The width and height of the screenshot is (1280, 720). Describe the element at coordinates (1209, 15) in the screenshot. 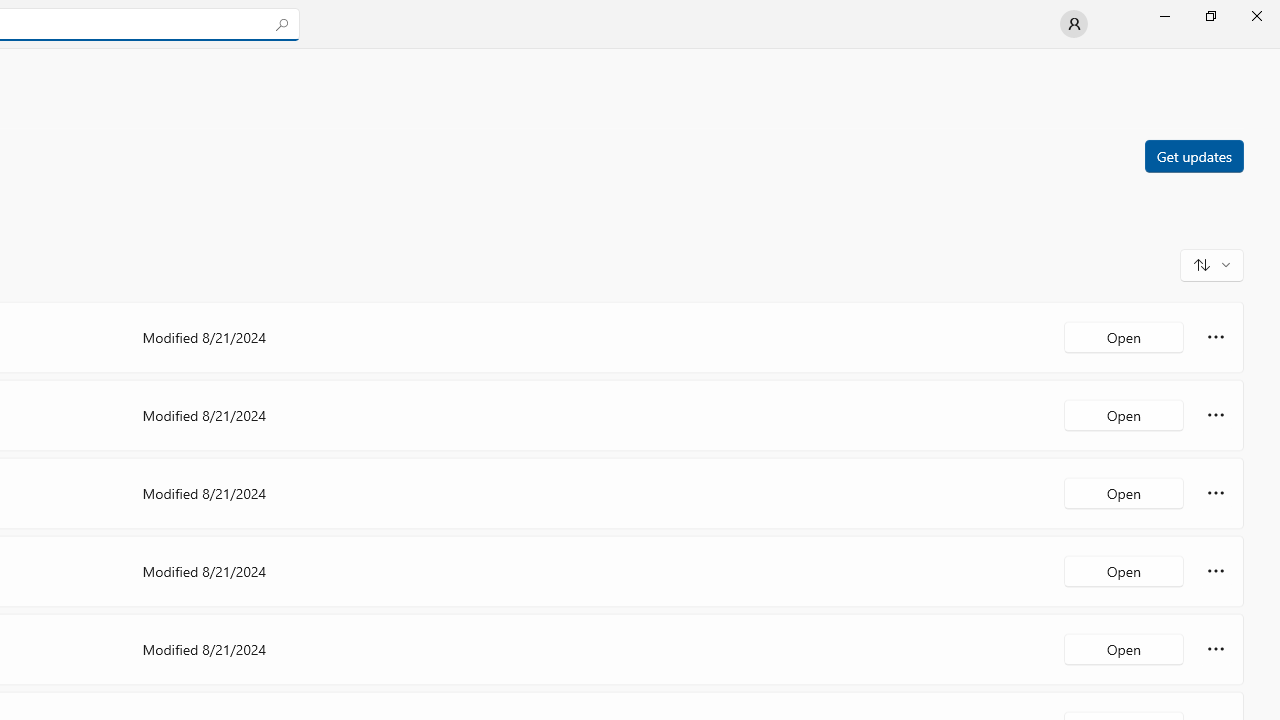

I see `'Restore Microsoft Store'` at that location.